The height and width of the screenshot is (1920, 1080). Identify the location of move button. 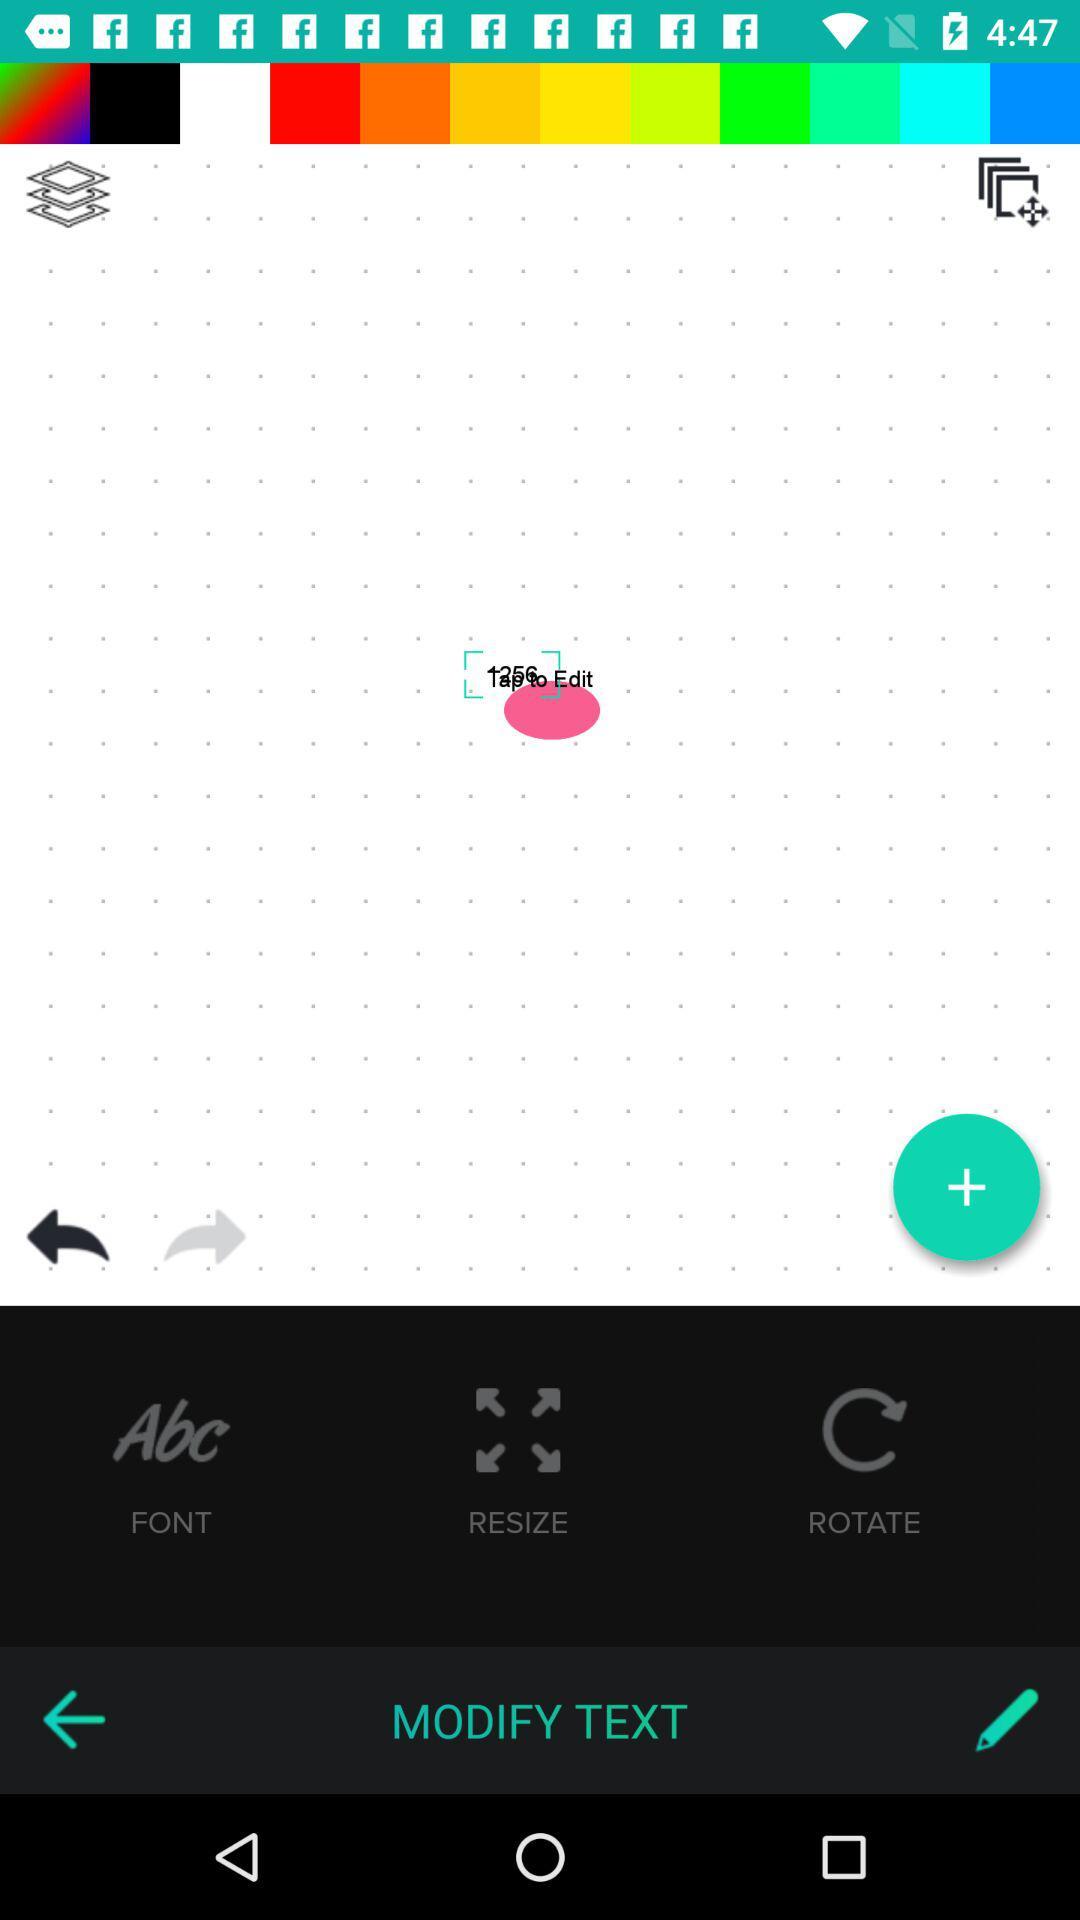
(1013, 192).